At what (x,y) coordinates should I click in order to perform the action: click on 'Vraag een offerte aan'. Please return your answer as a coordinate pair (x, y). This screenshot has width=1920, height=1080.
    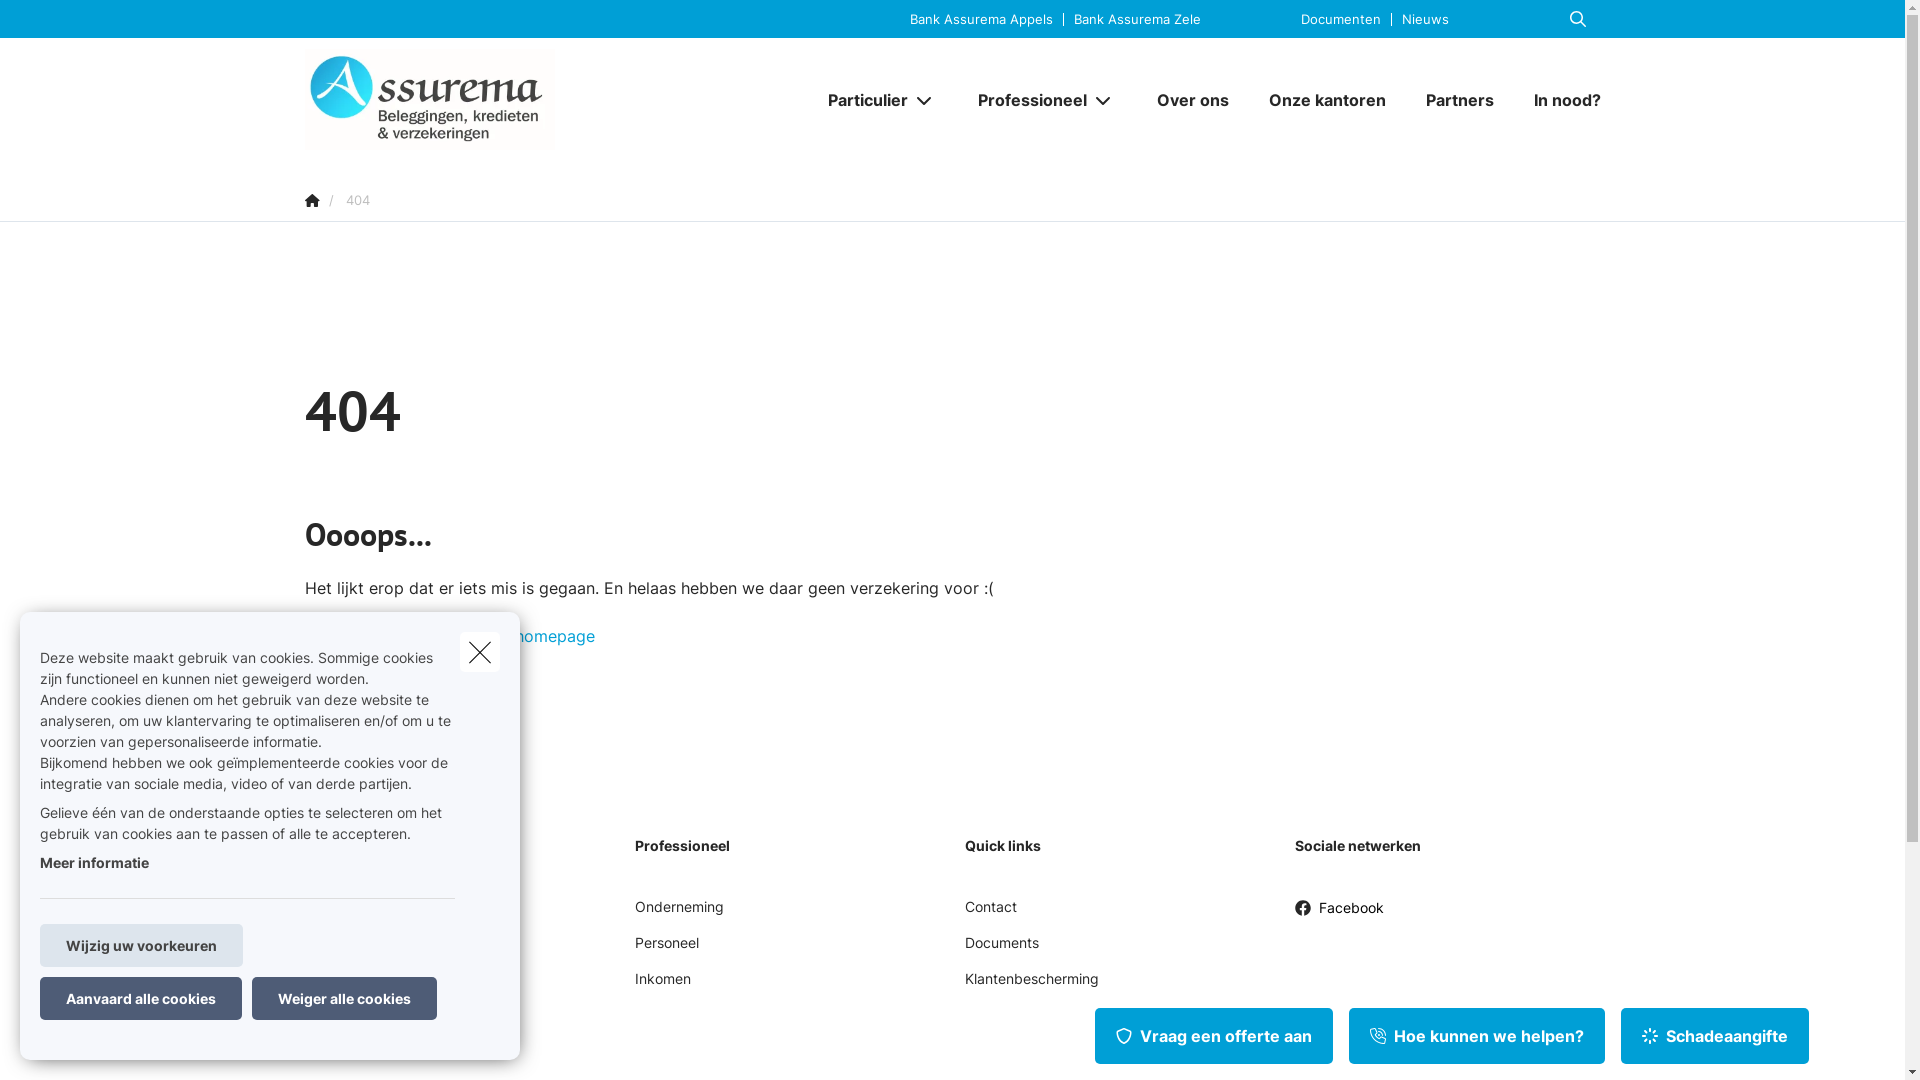
    Looking at the image, I should click on (1213, 1035).